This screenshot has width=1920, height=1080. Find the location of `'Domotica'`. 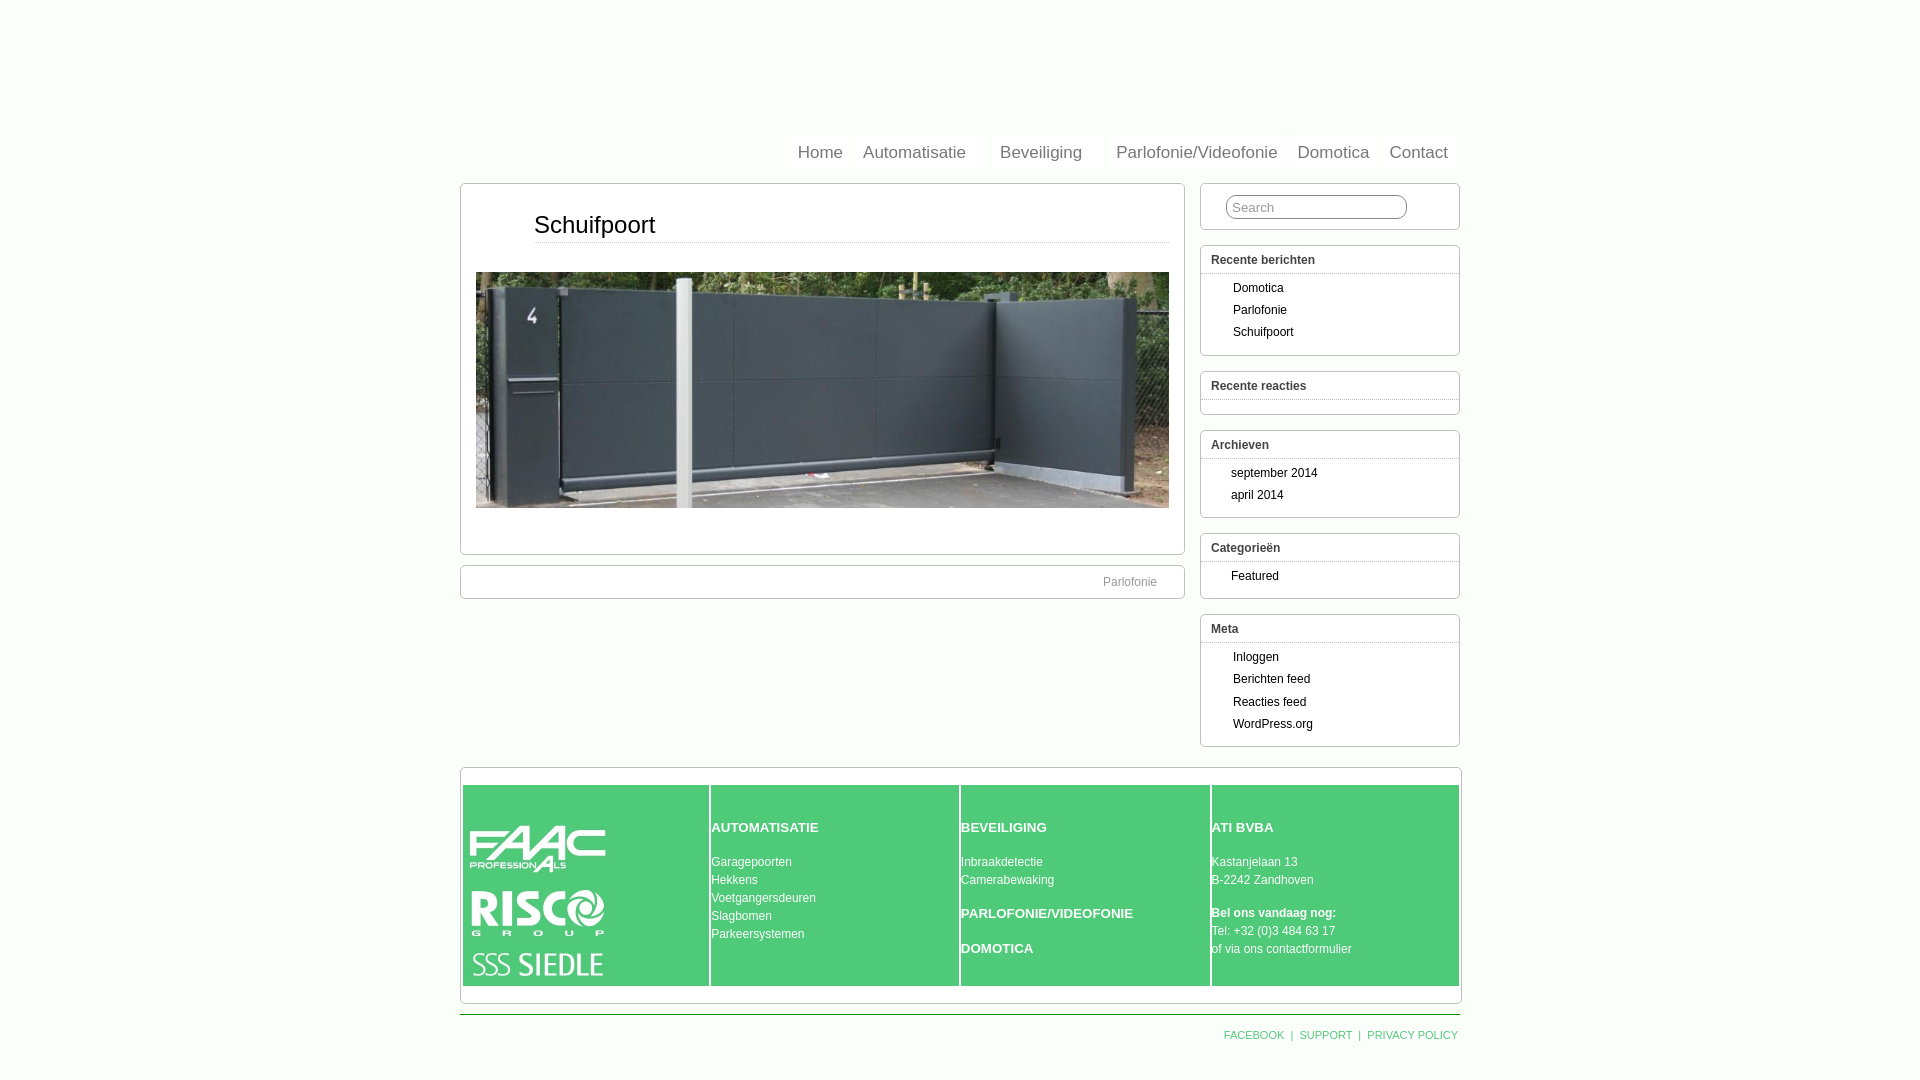

'Domotica' is located at coordinates (1257, 288).